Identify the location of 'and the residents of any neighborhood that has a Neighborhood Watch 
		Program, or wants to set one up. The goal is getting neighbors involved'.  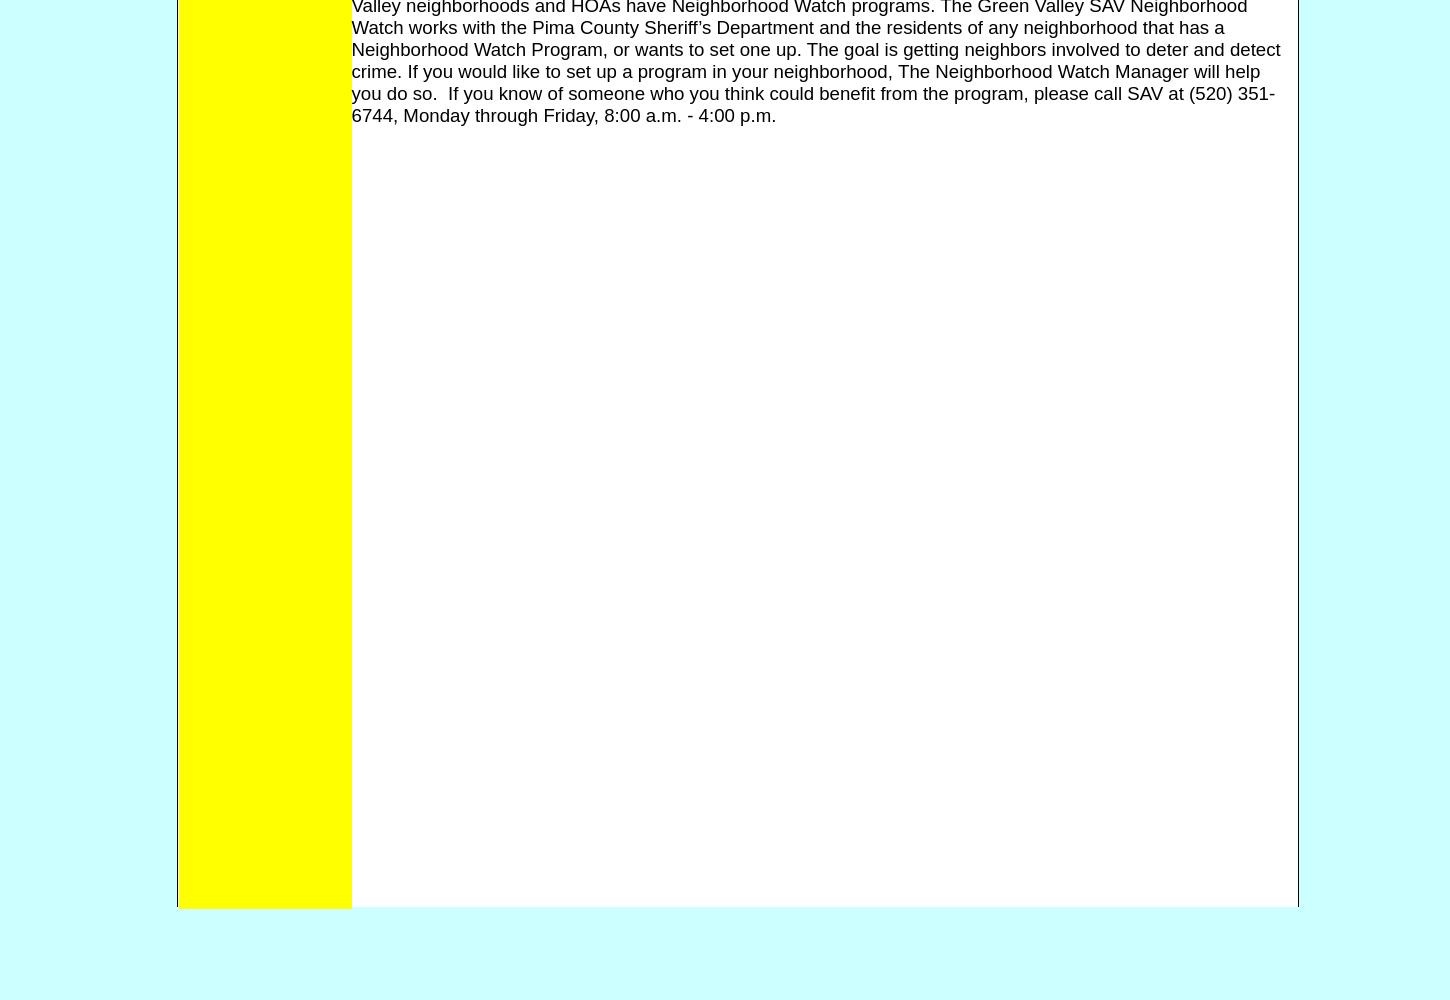
(787, 37).